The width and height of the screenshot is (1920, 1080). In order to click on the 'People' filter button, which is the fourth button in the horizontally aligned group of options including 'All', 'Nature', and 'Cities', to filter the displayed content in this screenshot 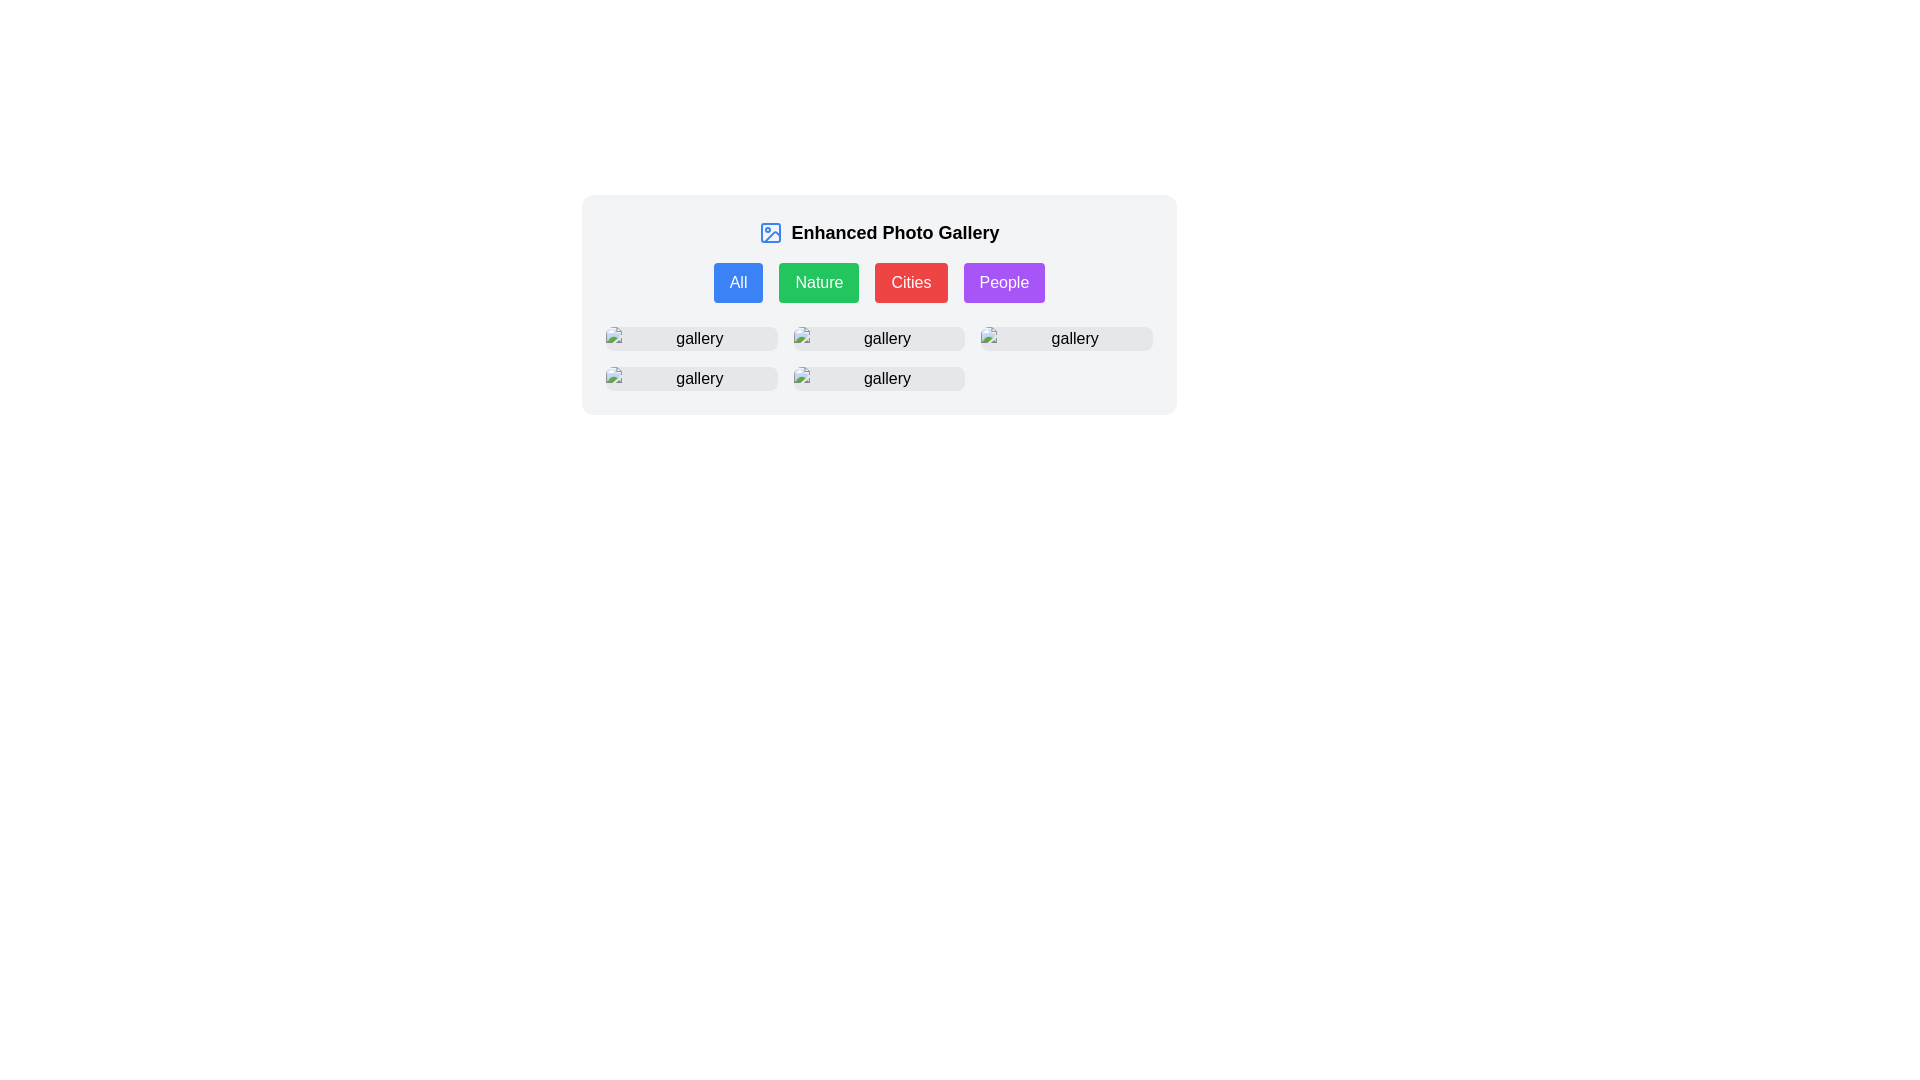, I will do `click(1004, 282)`.